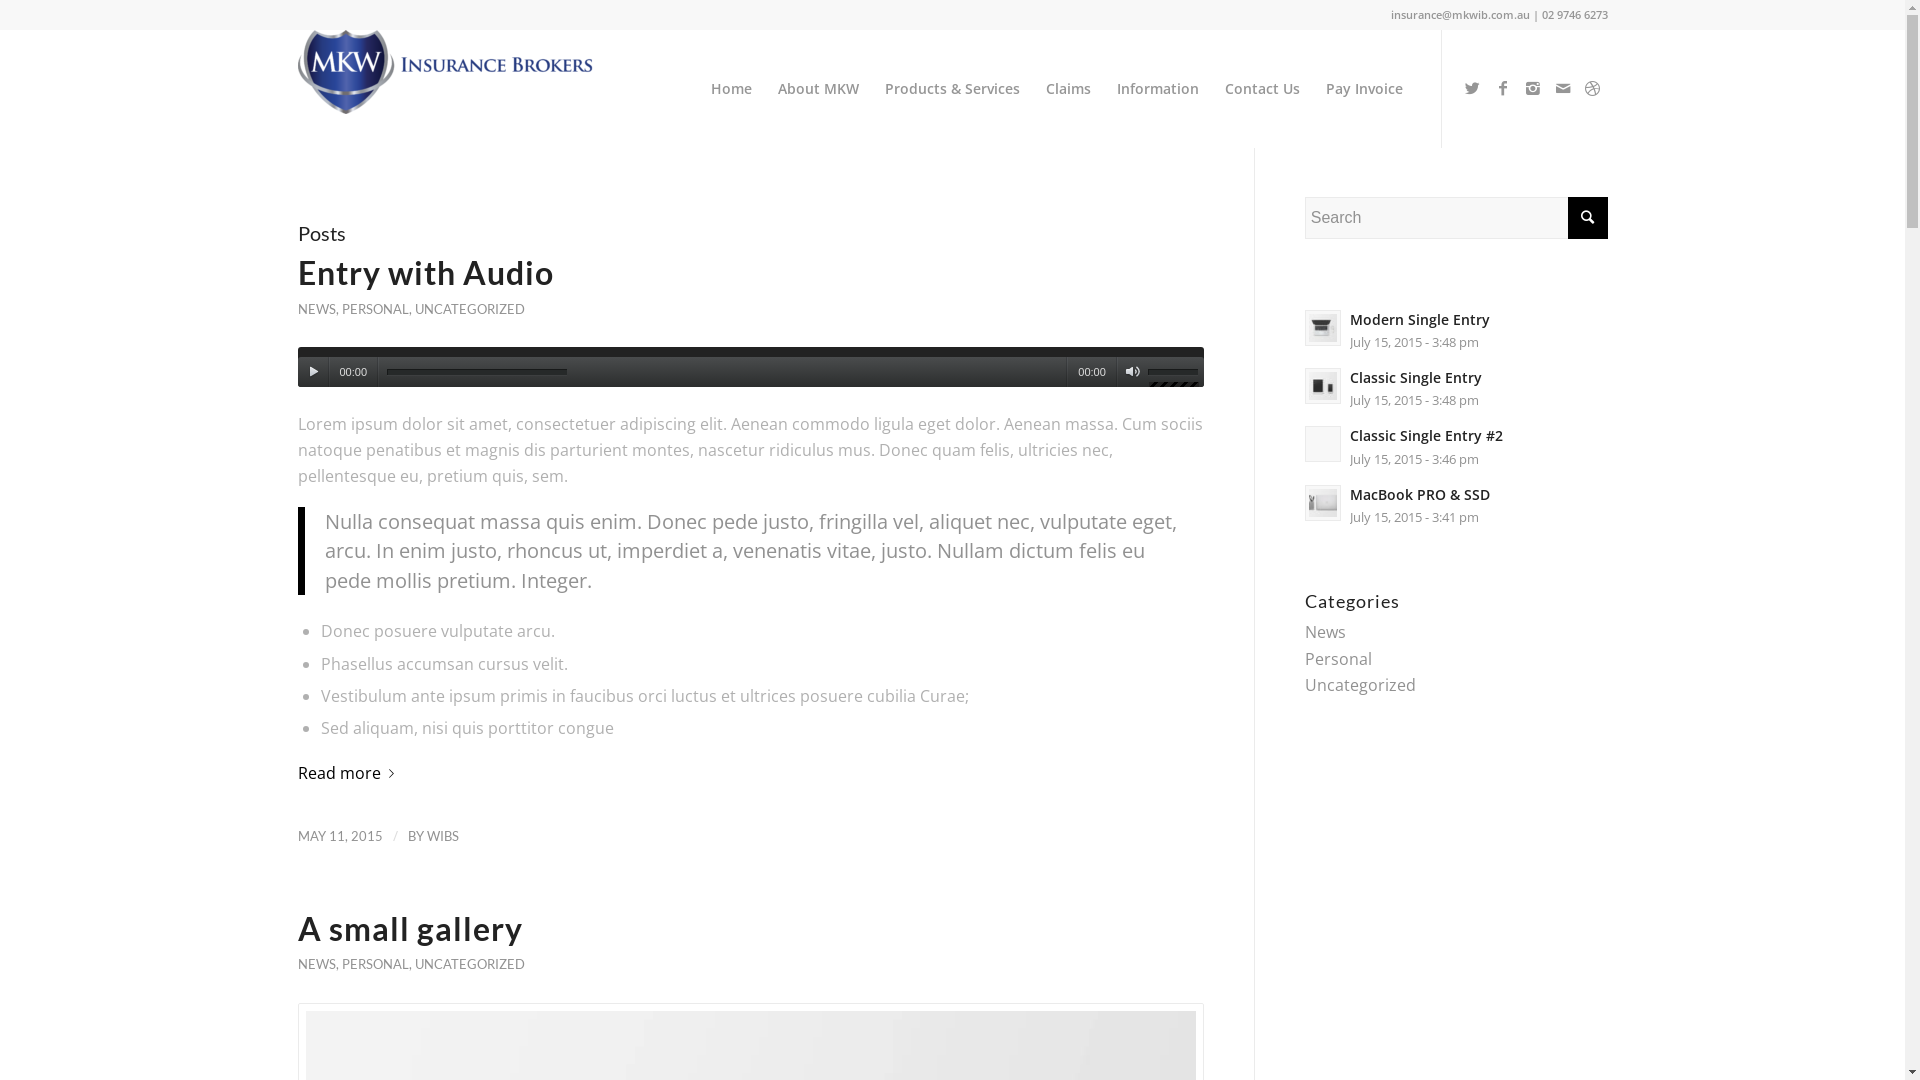 This screenshot has height=1080, width=1920. Describe the element at coordinates (341, 308) in the screenshot. I see `'PERSONAL'` at that location.